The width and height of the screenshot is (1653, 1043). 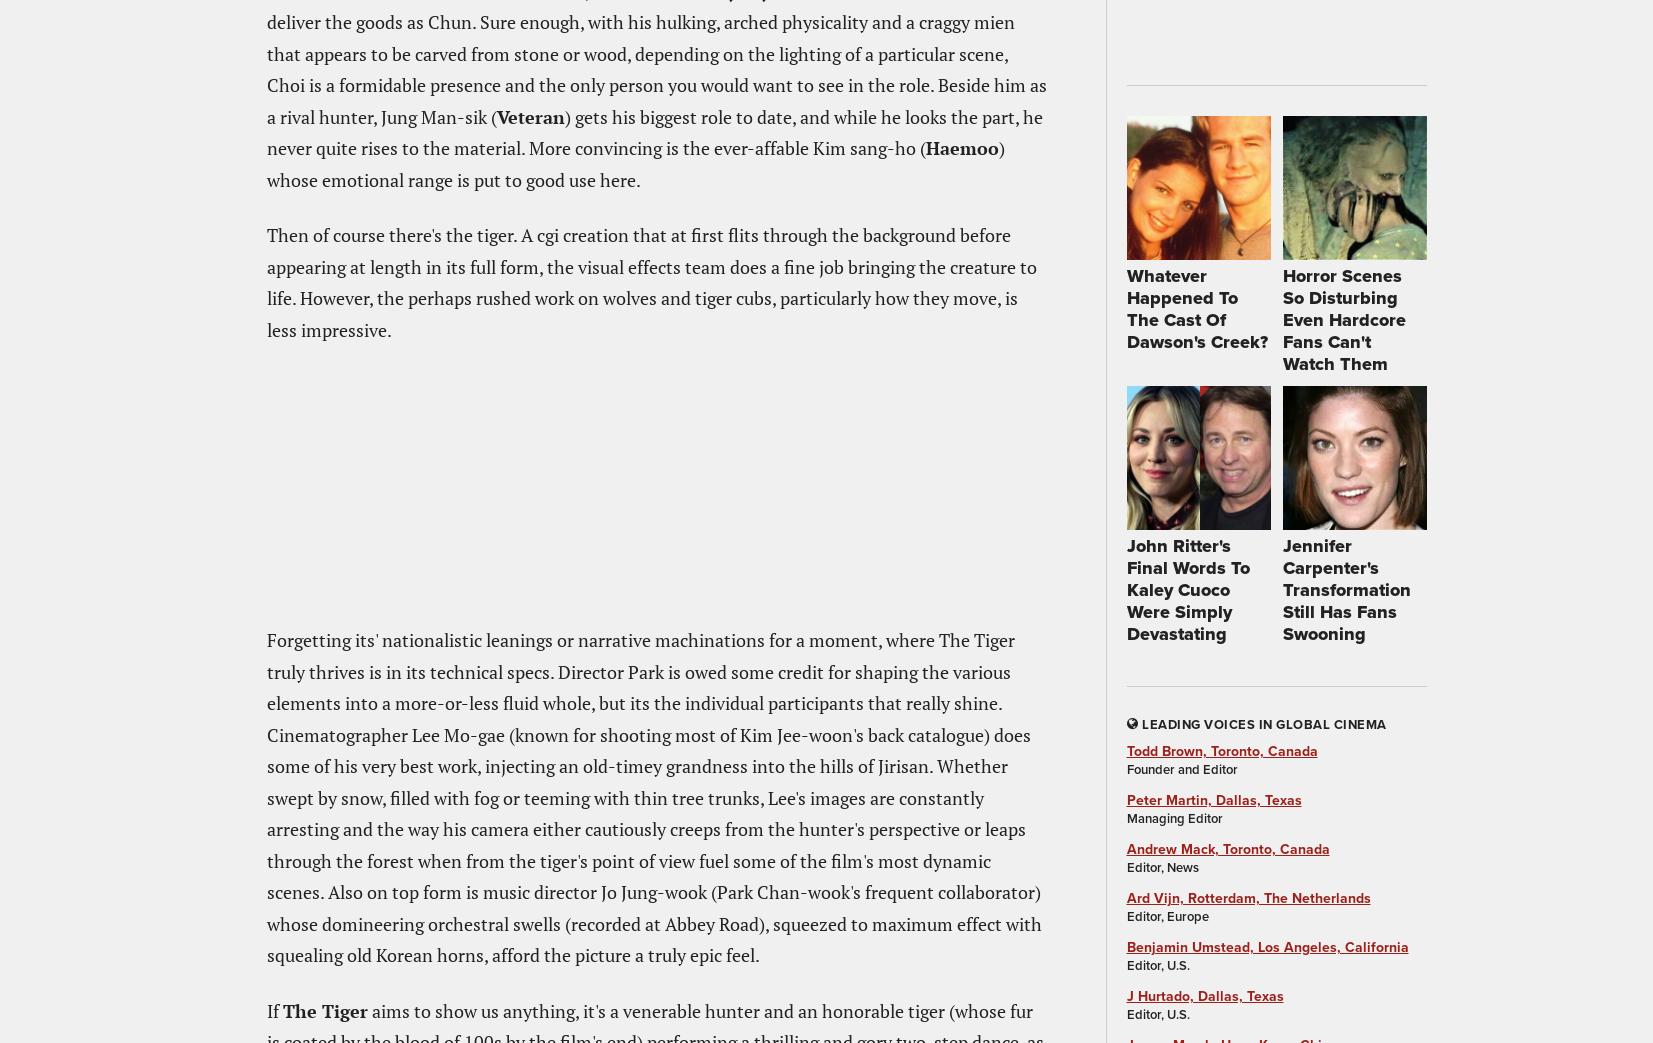 What do you see at coordinates (1204, 995) in the screenshot?
I see `'J Hurtado, Dallas, Texas'` at bounding box center [1204, 995].